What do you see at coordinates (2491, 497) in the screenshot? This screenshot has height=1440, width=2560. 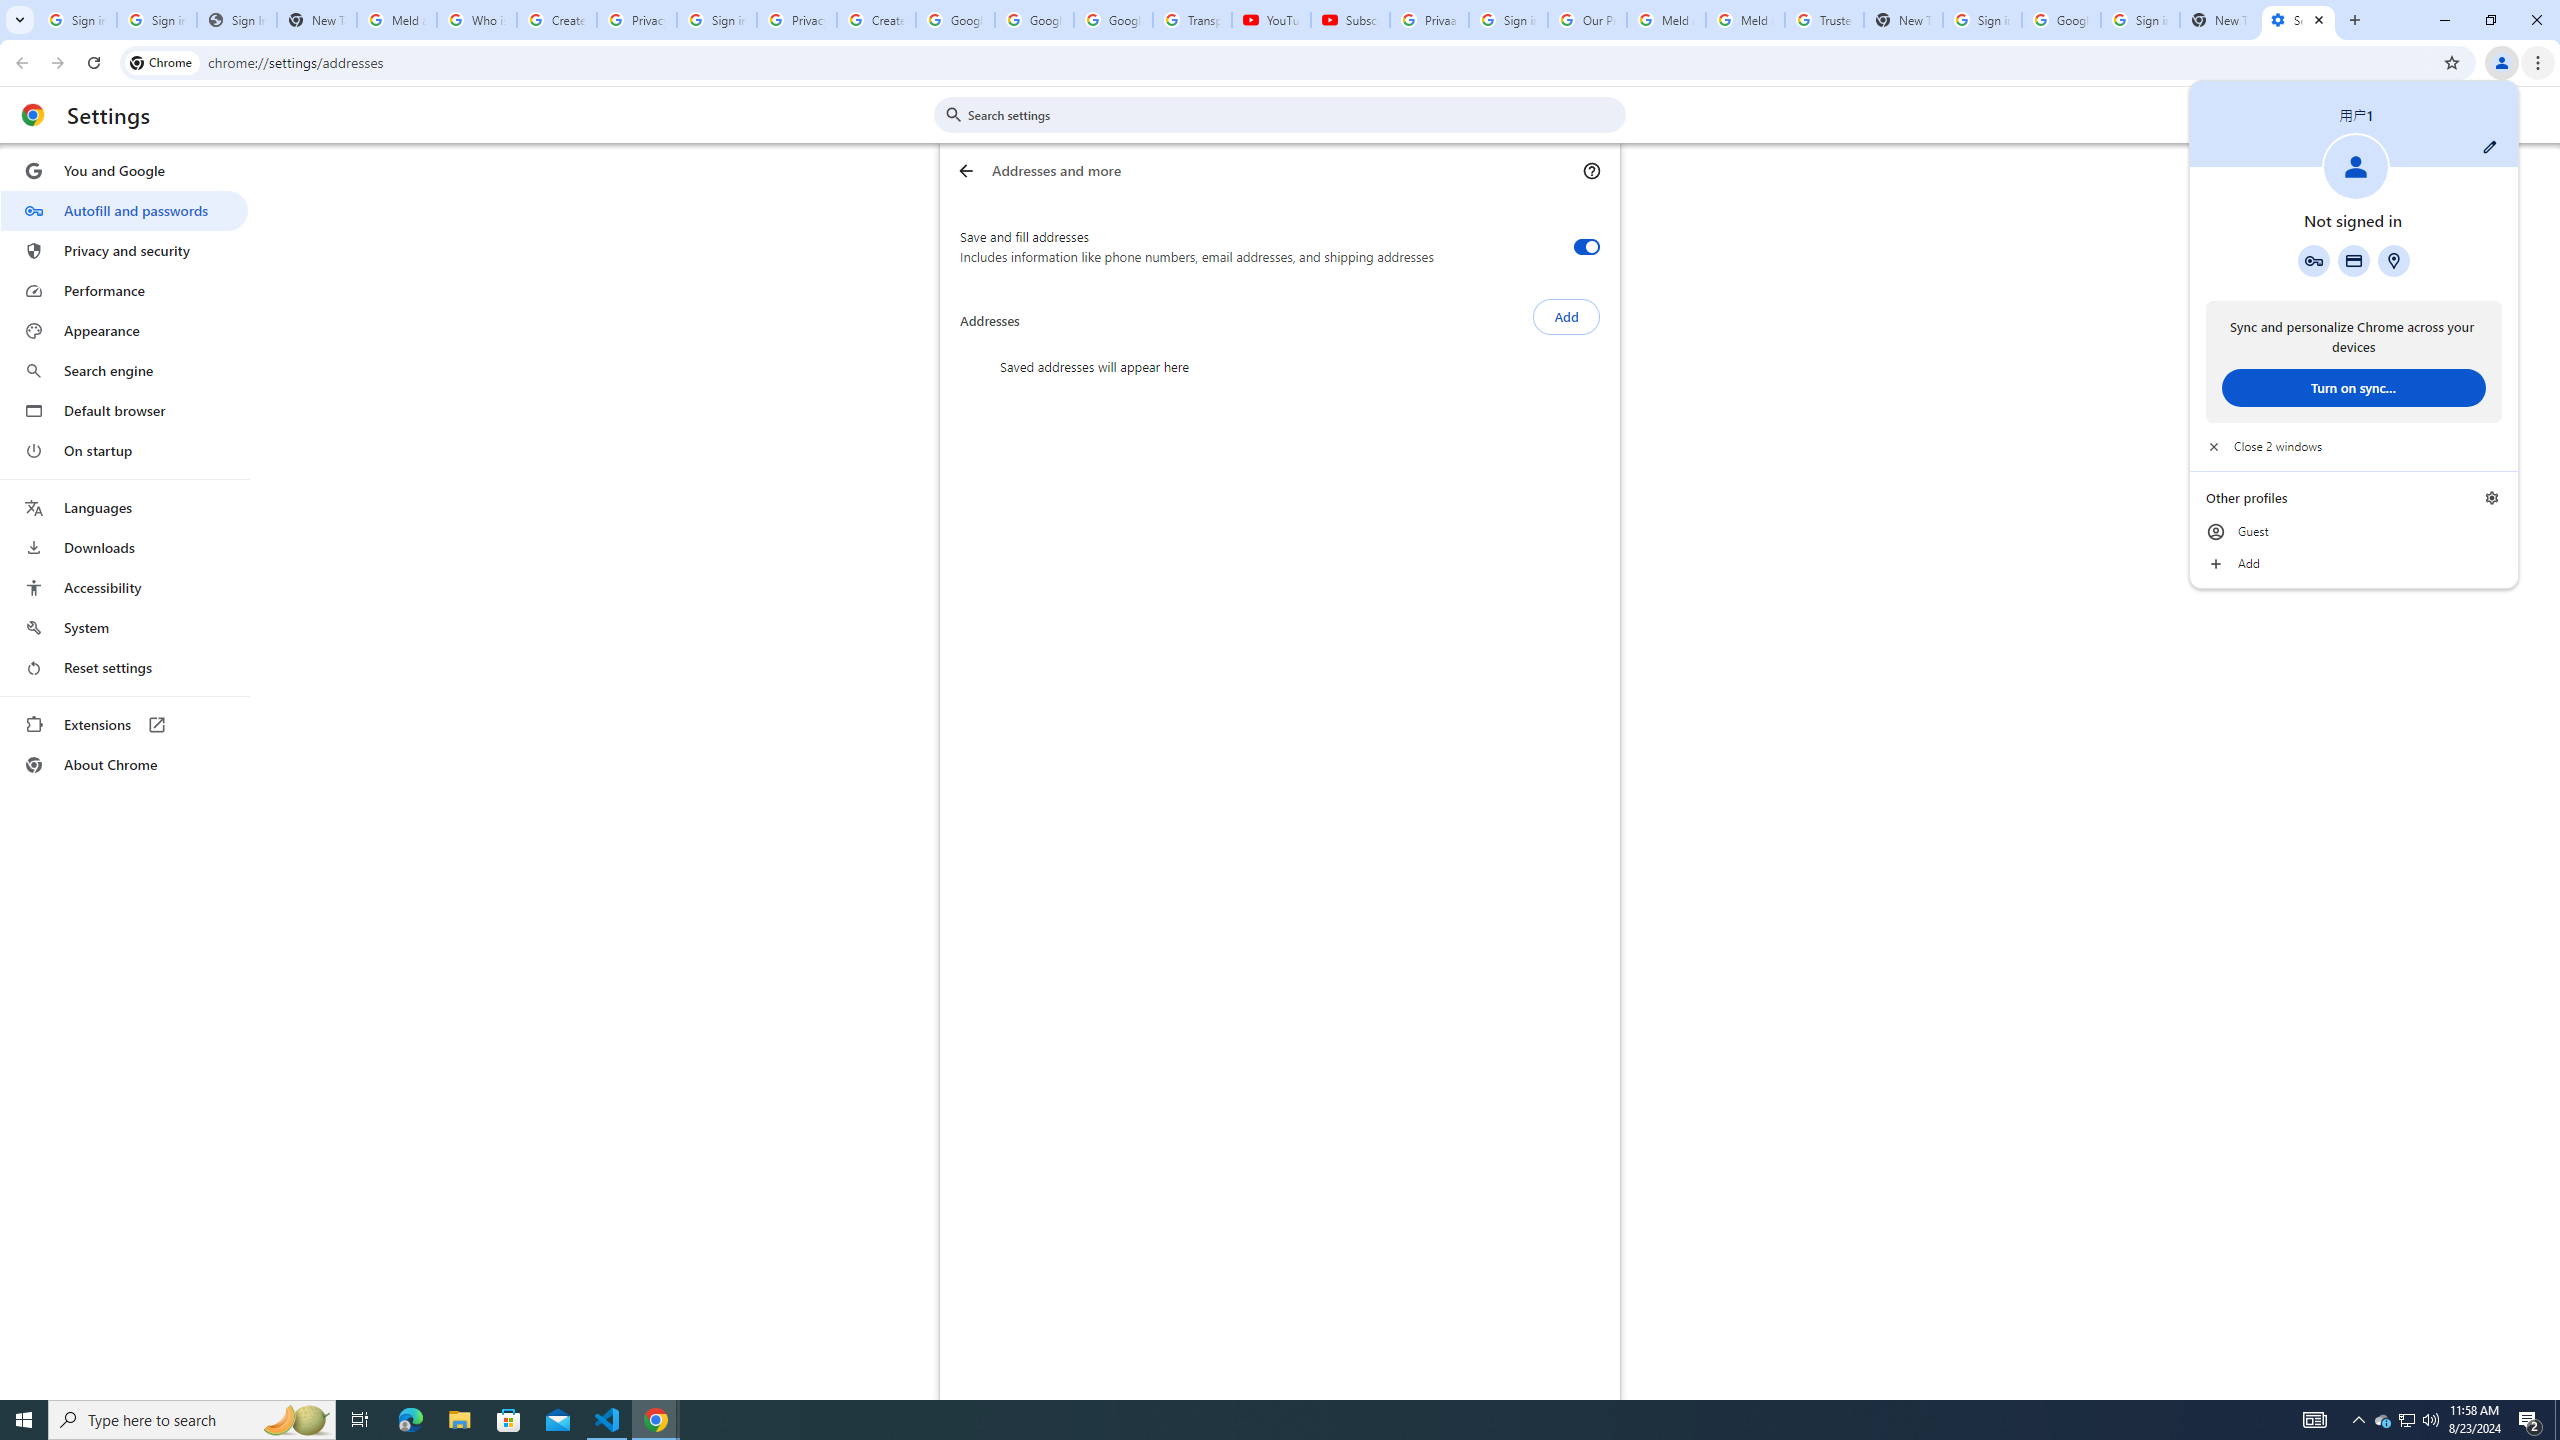 I see `'Manage profiles'` at bounding box center [2491, 497].